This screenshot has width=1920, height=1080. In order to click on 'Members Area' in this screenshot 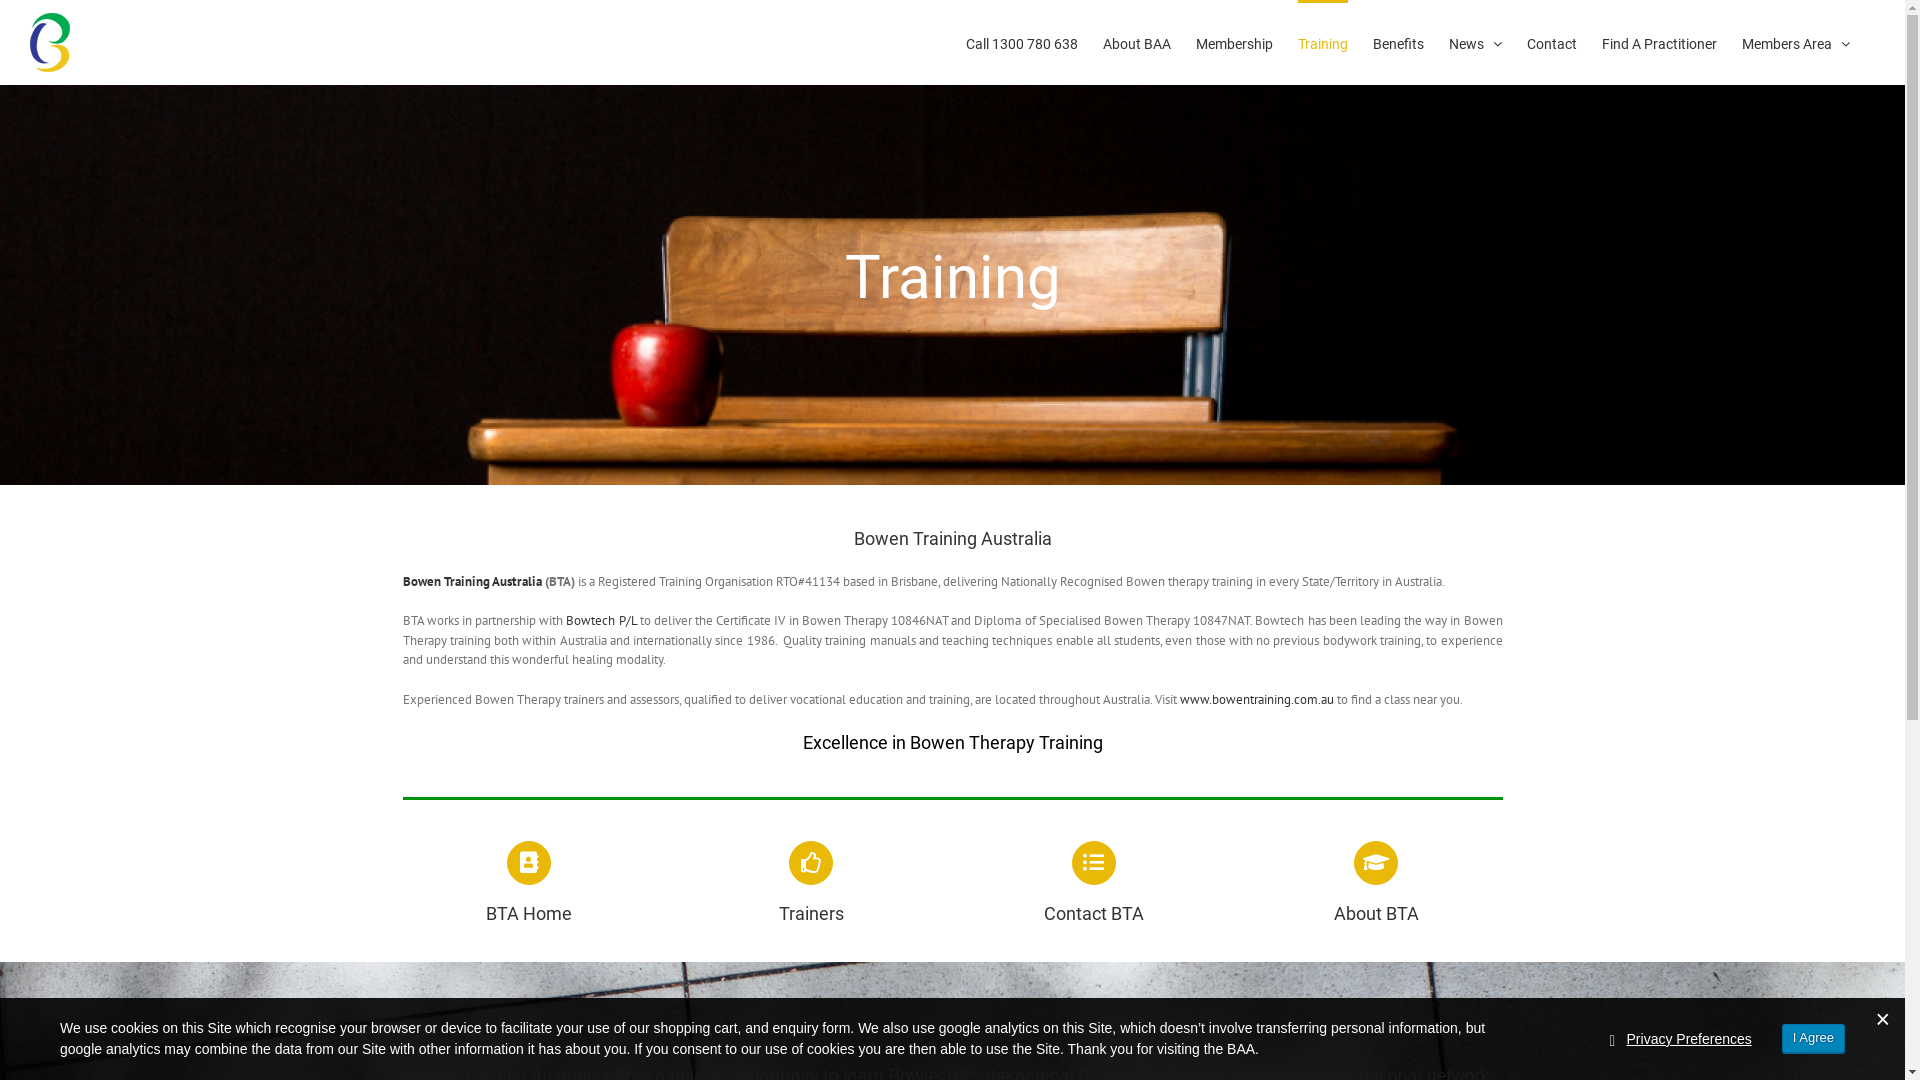, I will do `click(1741, 42)`.